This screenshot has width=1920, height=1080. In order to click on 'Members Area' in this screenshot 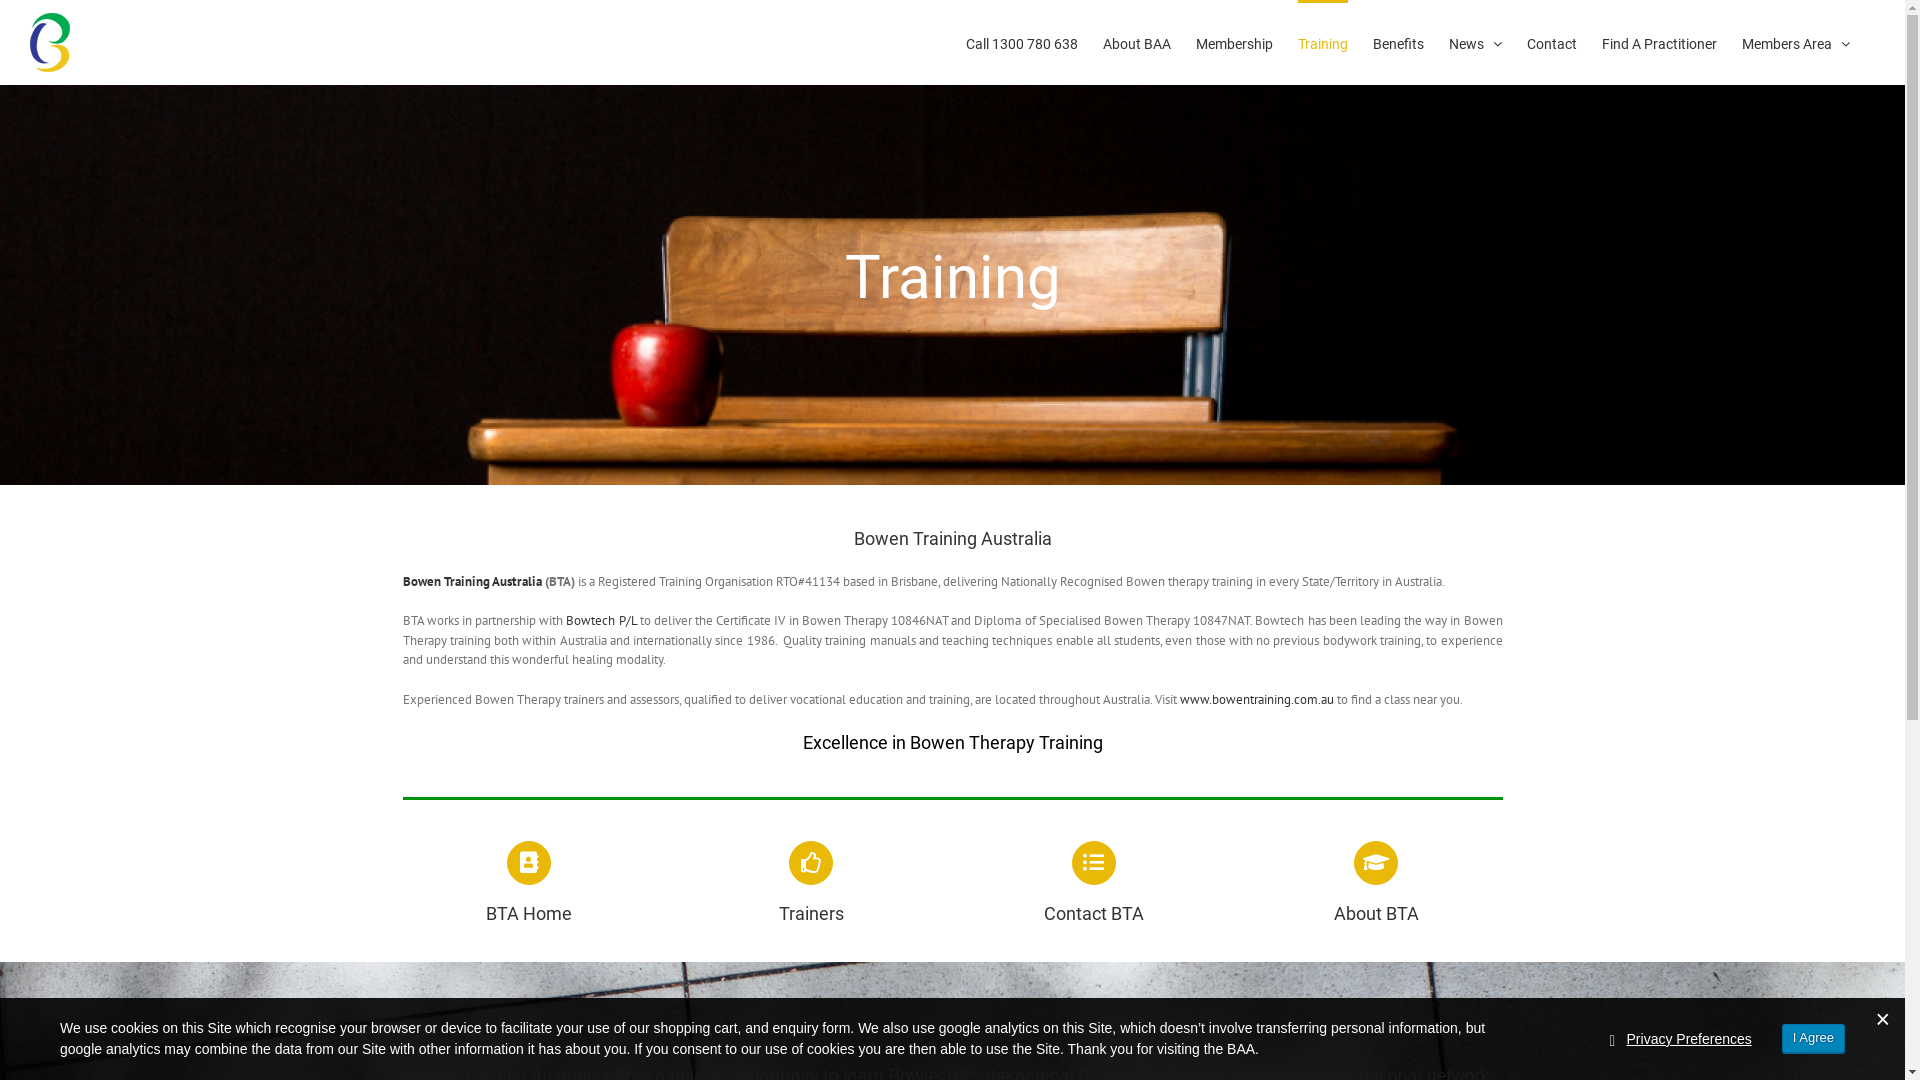, I will do `click(1741, 42)`.